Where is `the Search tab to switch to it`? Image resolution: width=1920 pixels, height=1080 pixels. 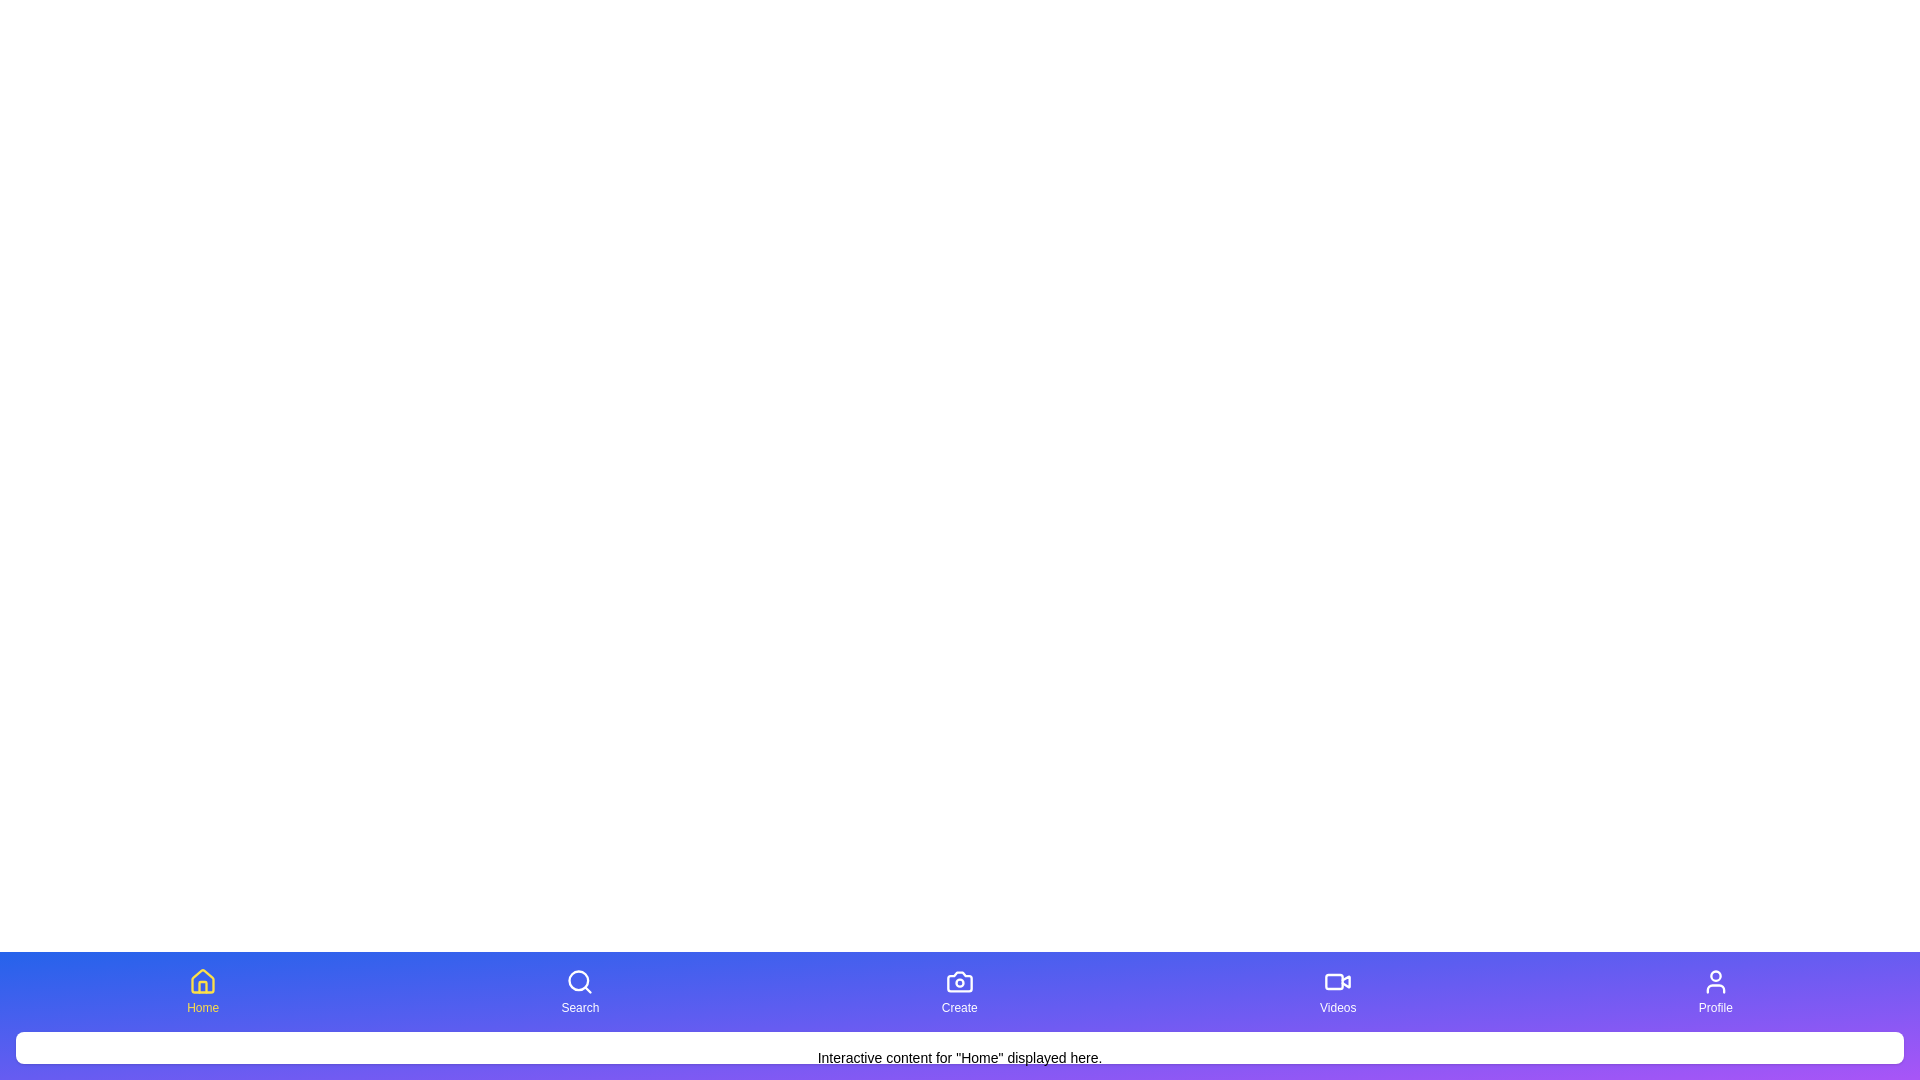 the Search tab to switch to it is located at coordinates (579, 991).